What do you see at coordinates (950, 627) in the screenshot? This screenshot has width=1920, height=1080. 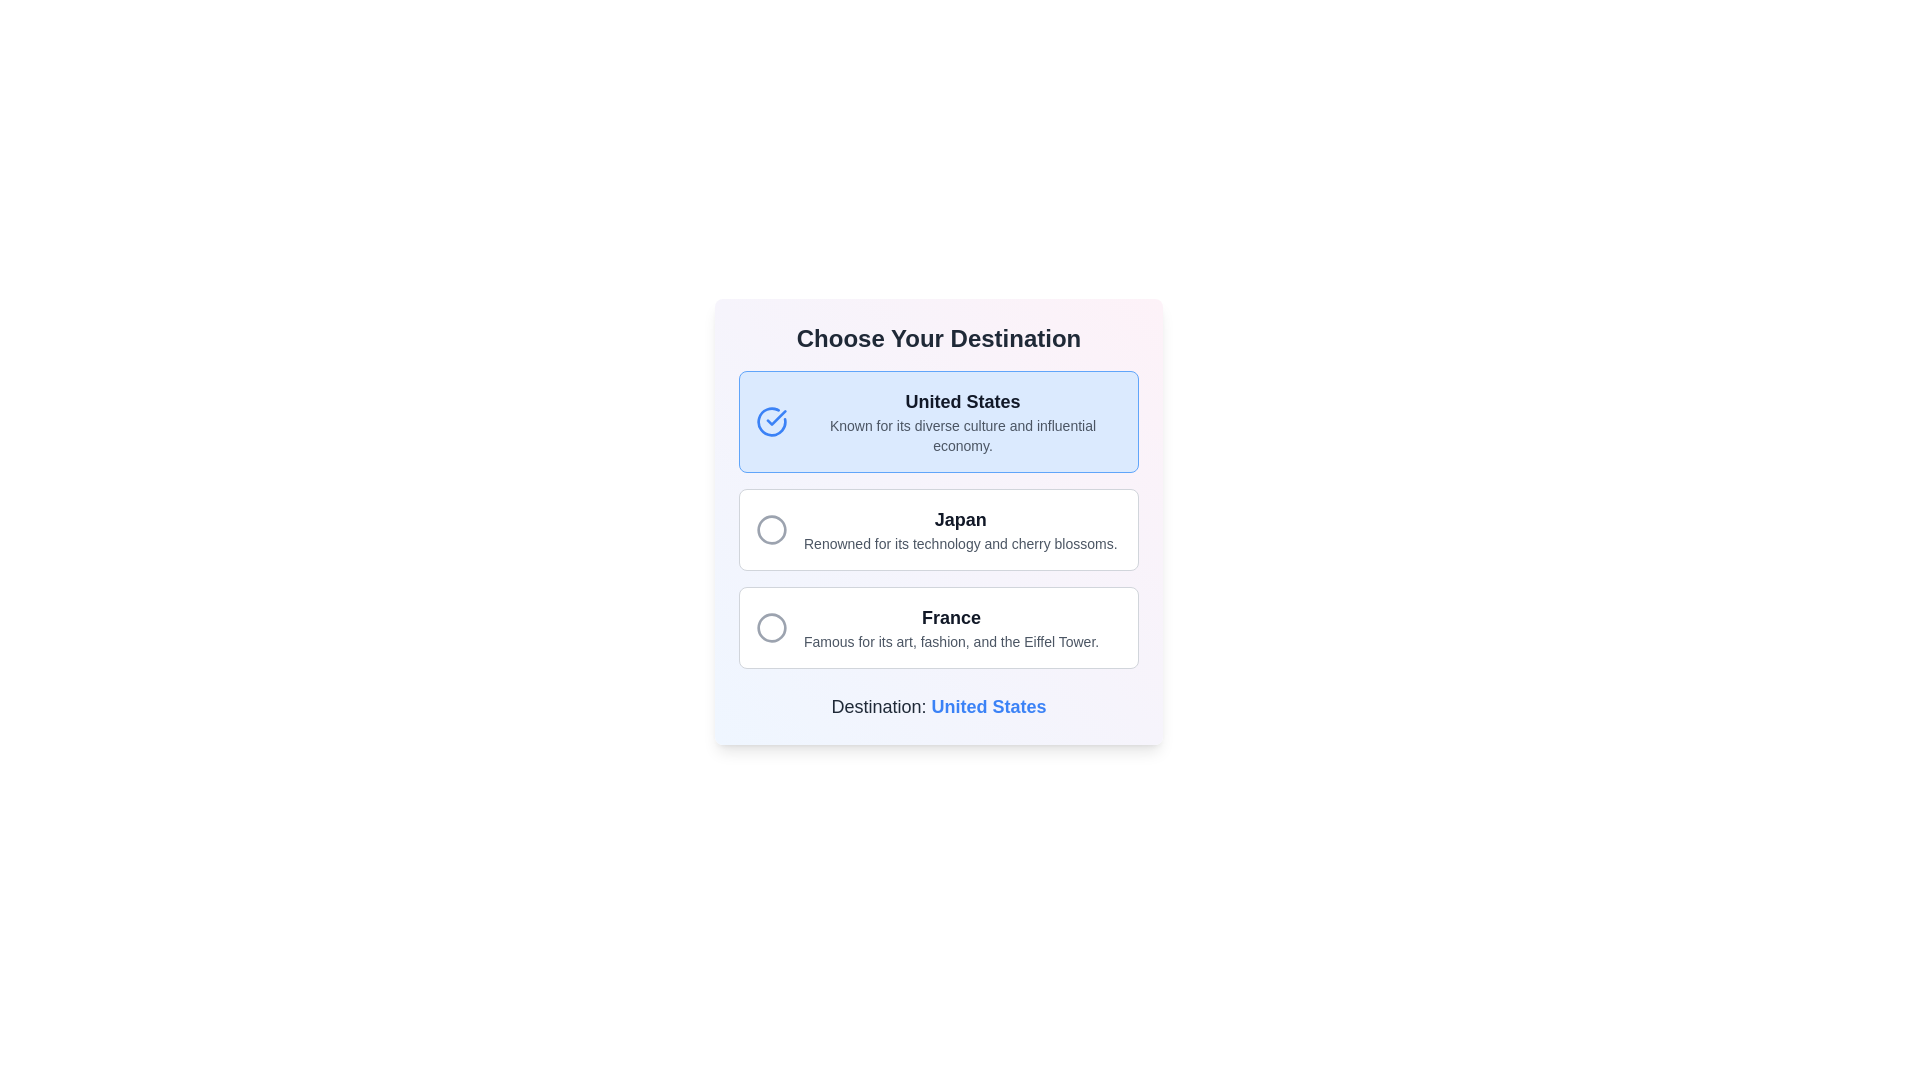 I see `the static text element that displays information about 'France', located within the third option card under the heading 'Choose Your Destination'` at bounding box center [950, 627].